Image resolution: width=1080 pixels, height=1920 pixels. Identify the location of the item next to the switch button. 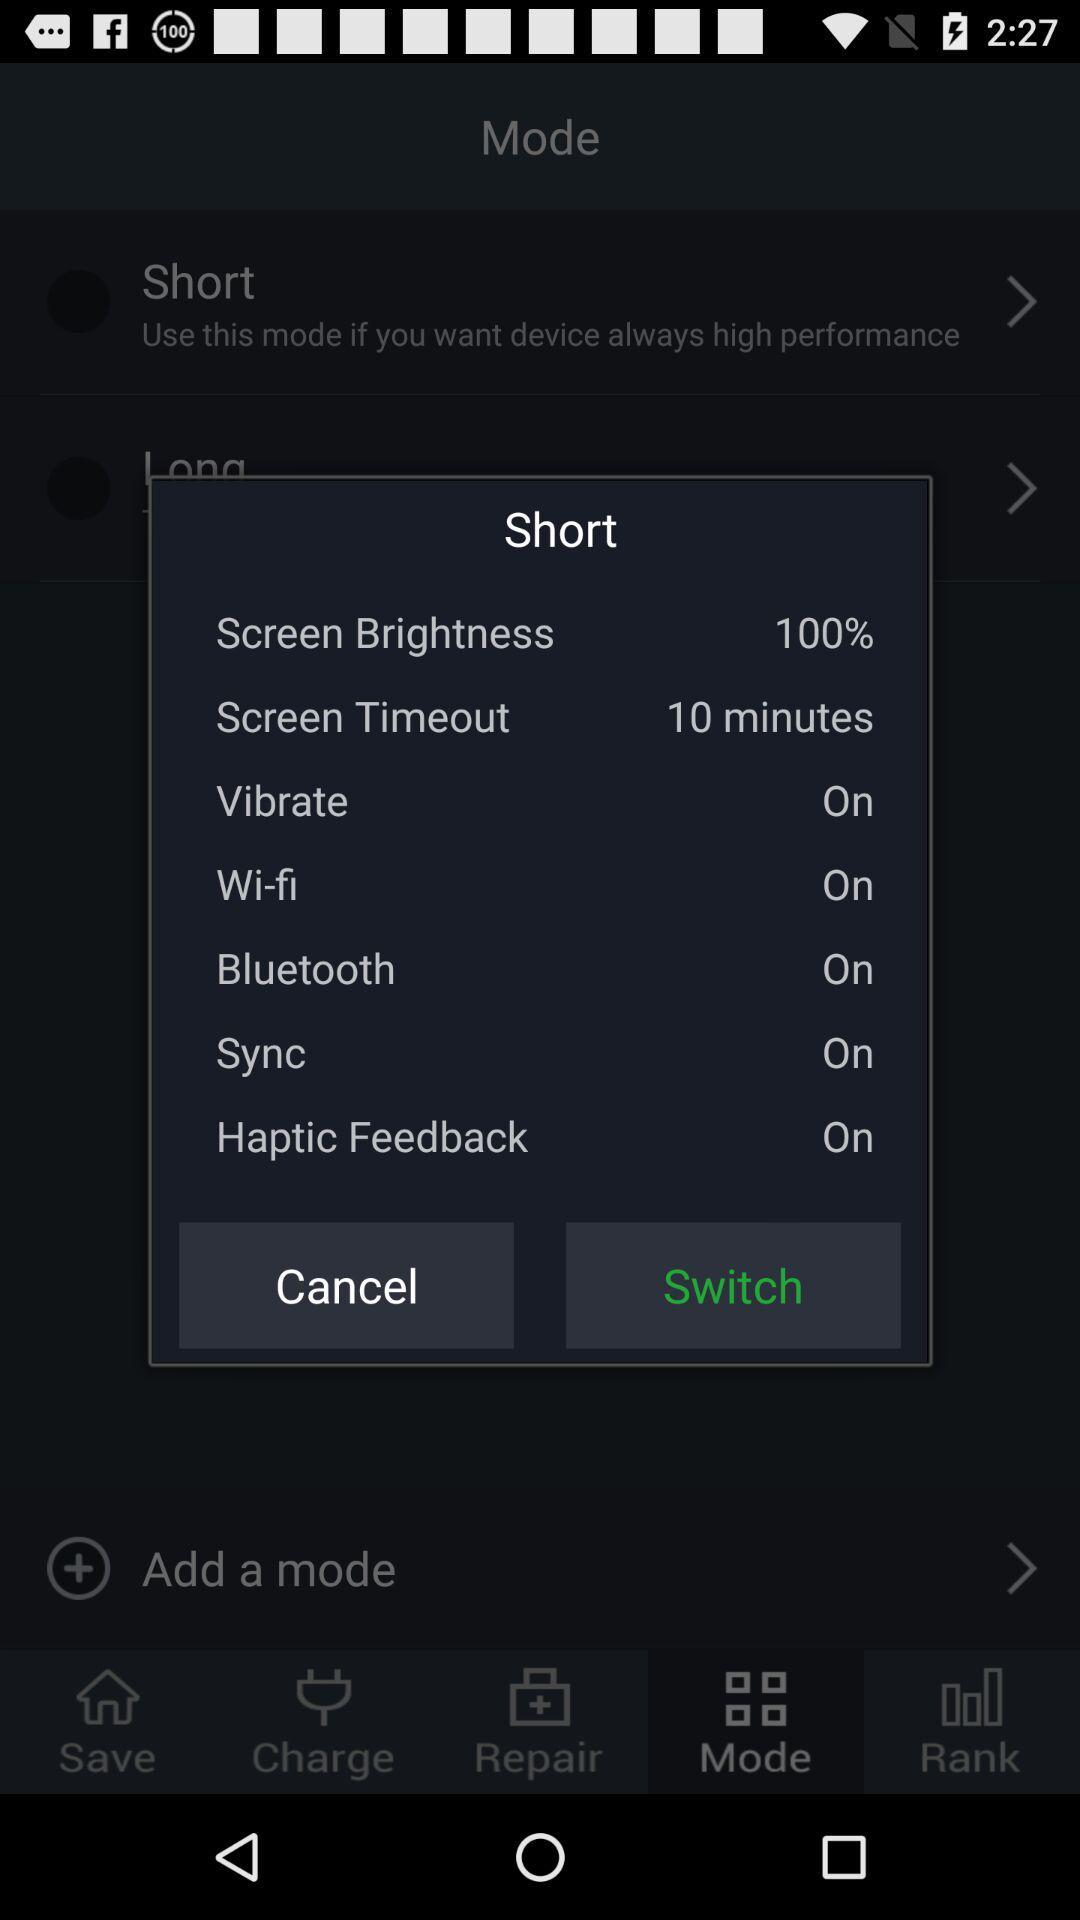
(345, 1285).